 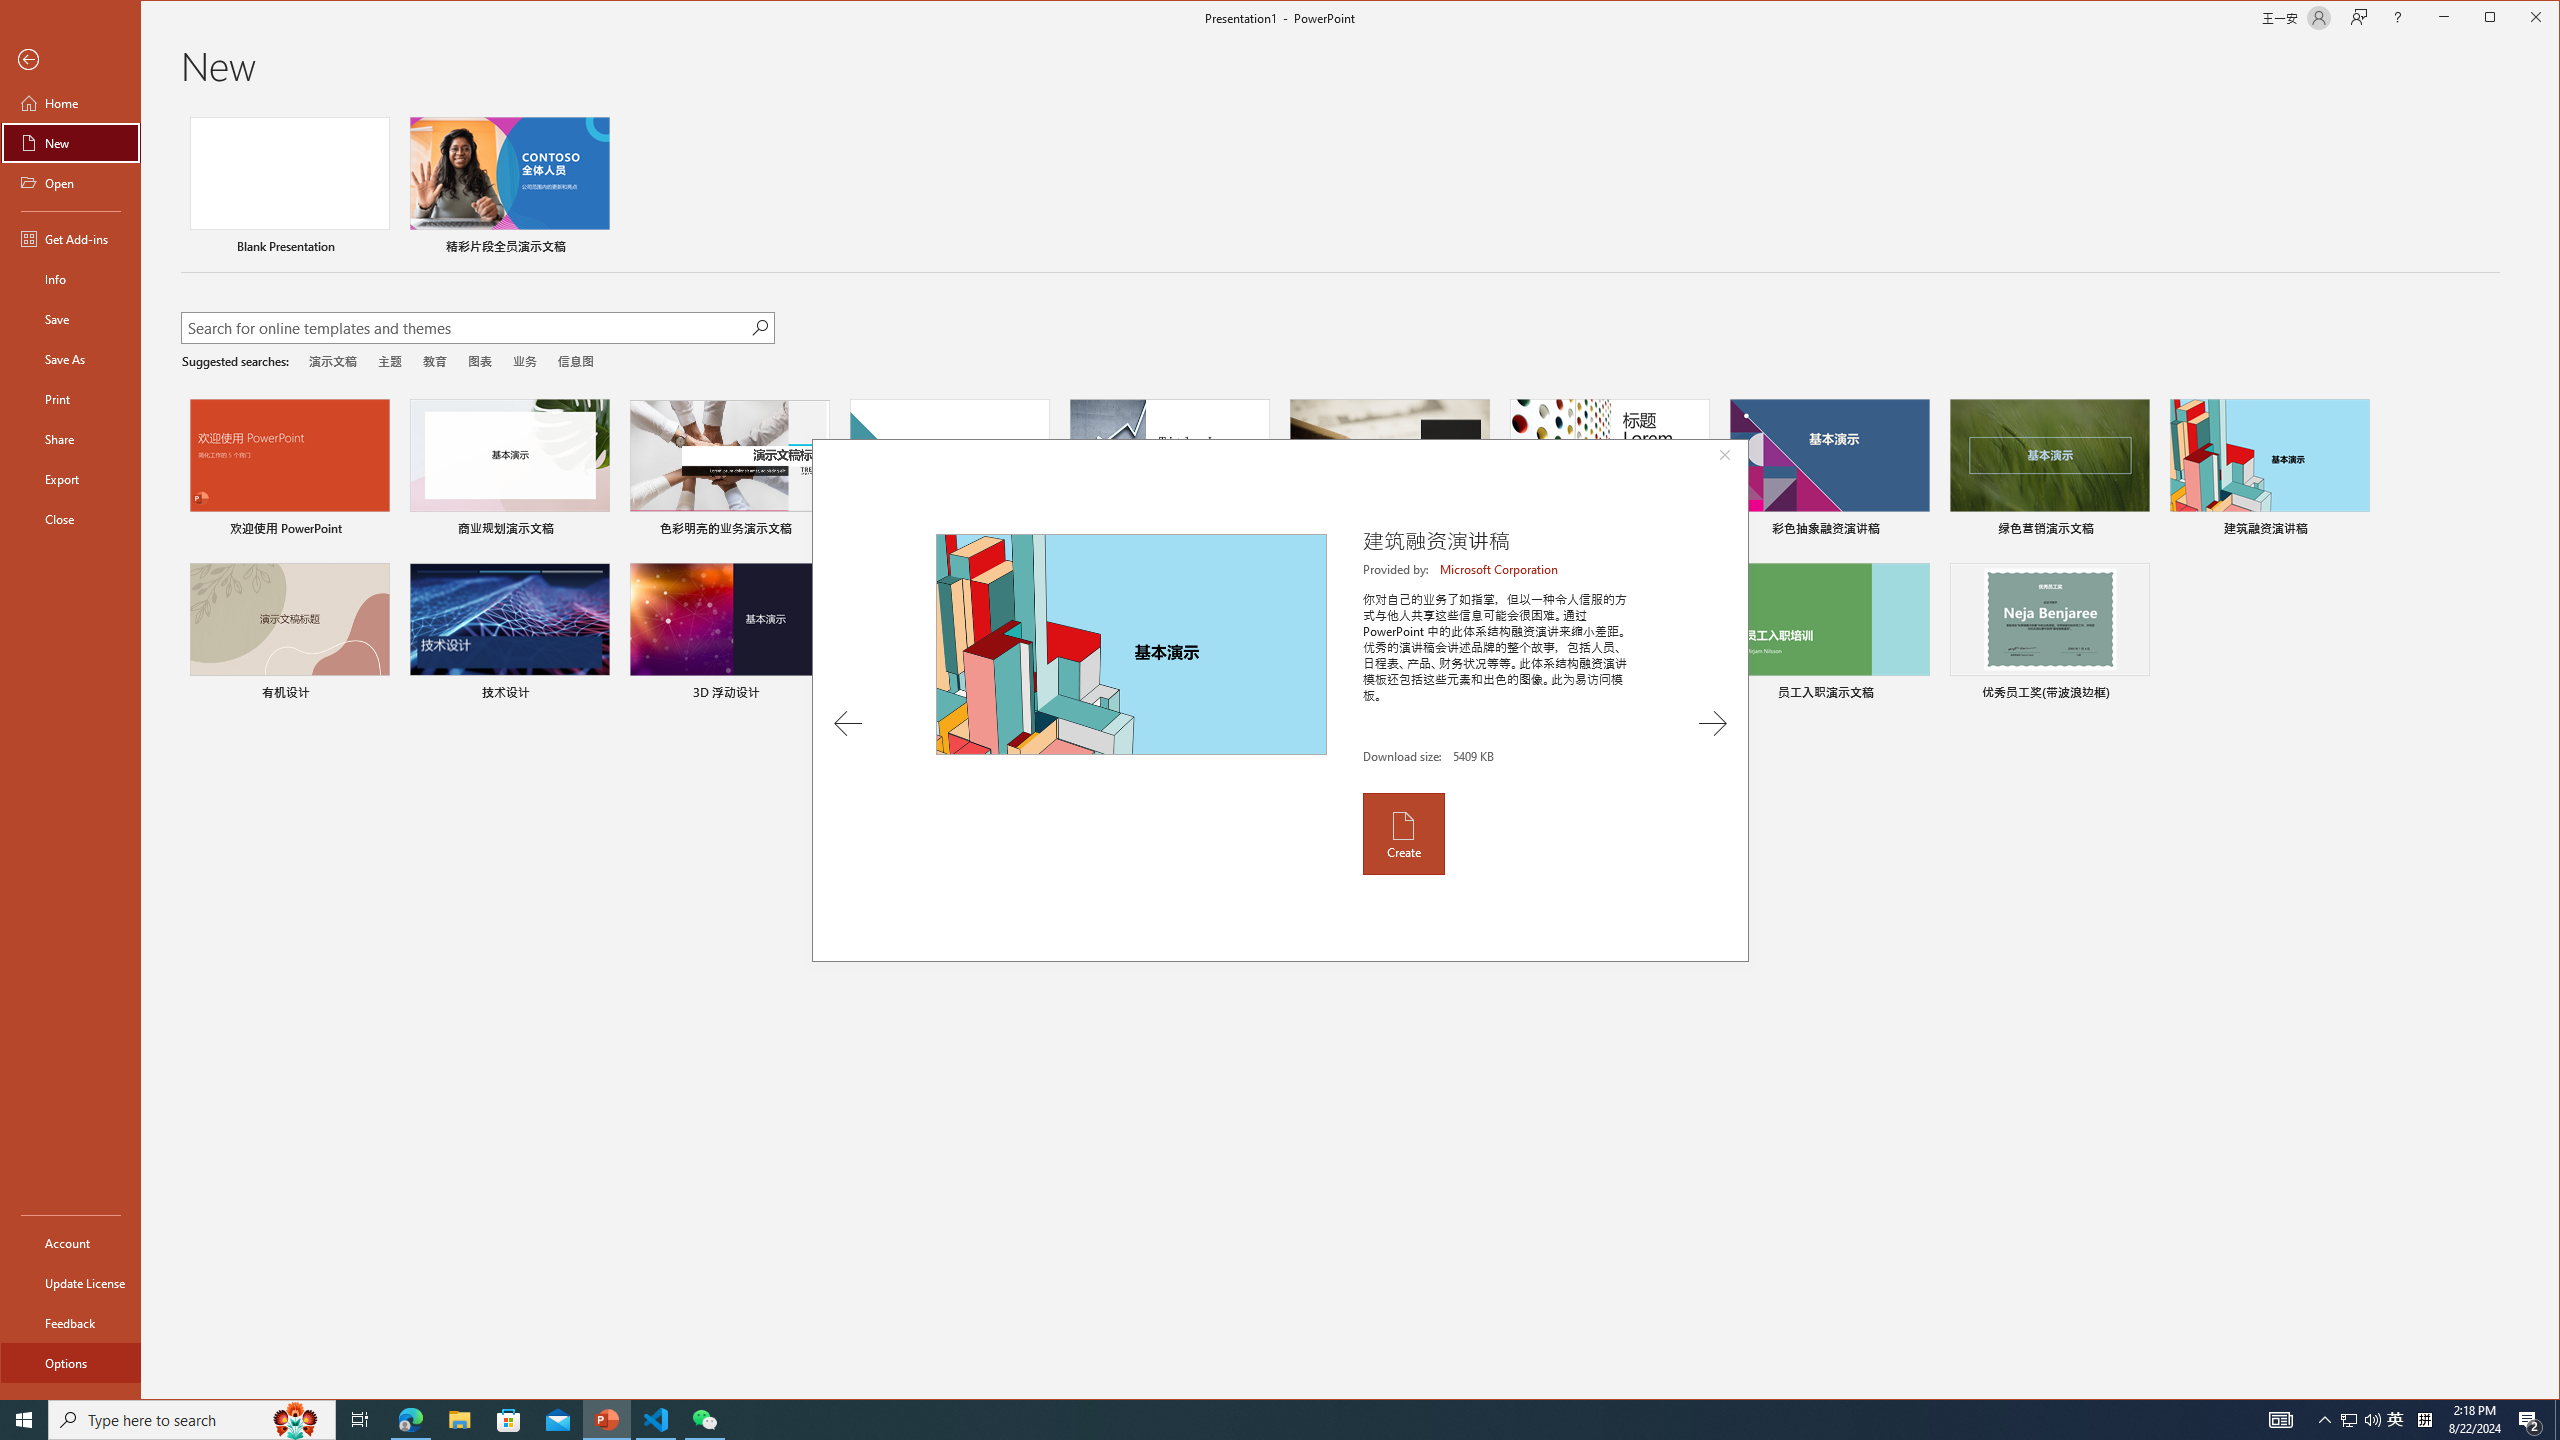 I want to click on 'Search for online templates and themes', so click(x=464, y=329).